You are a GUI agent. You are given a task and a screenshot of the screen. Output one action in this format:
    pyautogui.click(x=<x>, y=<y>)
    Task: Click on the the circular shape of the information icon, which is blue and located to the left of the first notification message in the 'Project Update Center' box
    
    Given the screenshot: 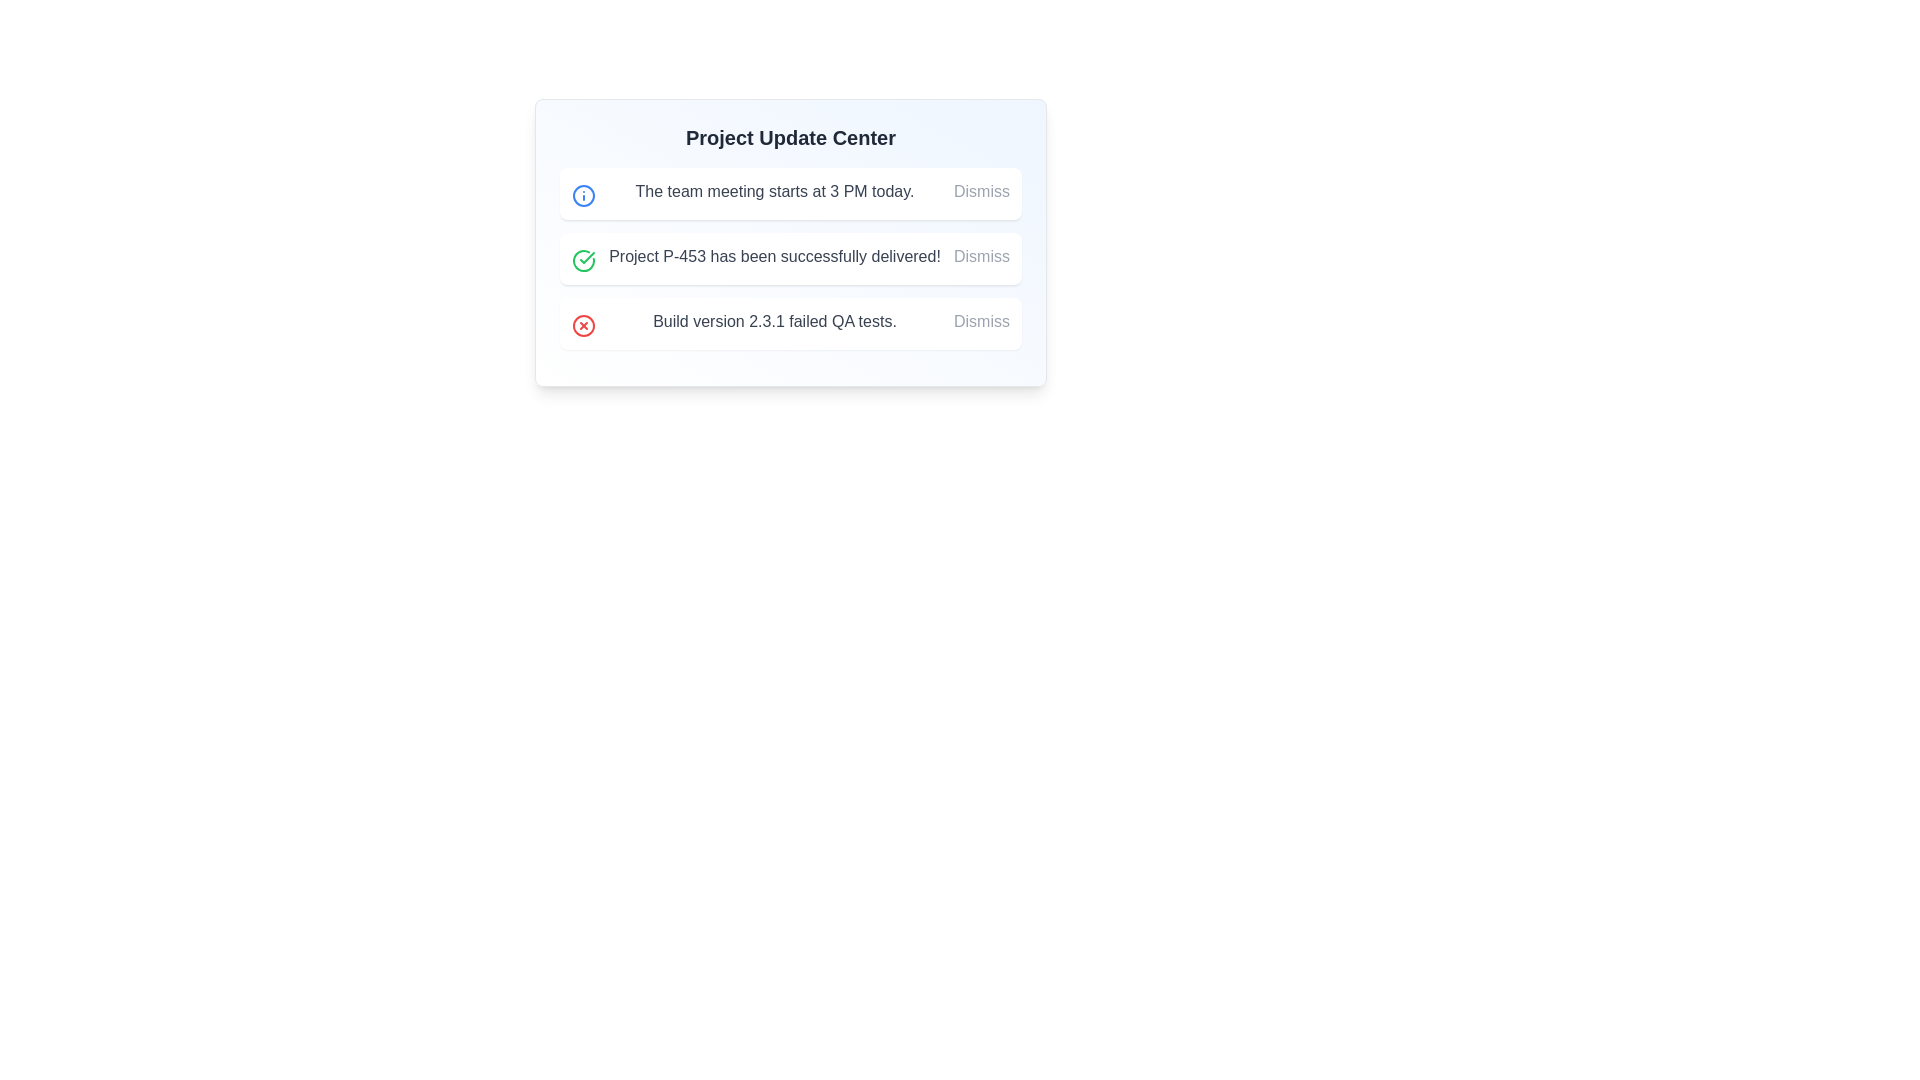 What is the action you would take?
    pyautogui.click(x=583, y=196)
    